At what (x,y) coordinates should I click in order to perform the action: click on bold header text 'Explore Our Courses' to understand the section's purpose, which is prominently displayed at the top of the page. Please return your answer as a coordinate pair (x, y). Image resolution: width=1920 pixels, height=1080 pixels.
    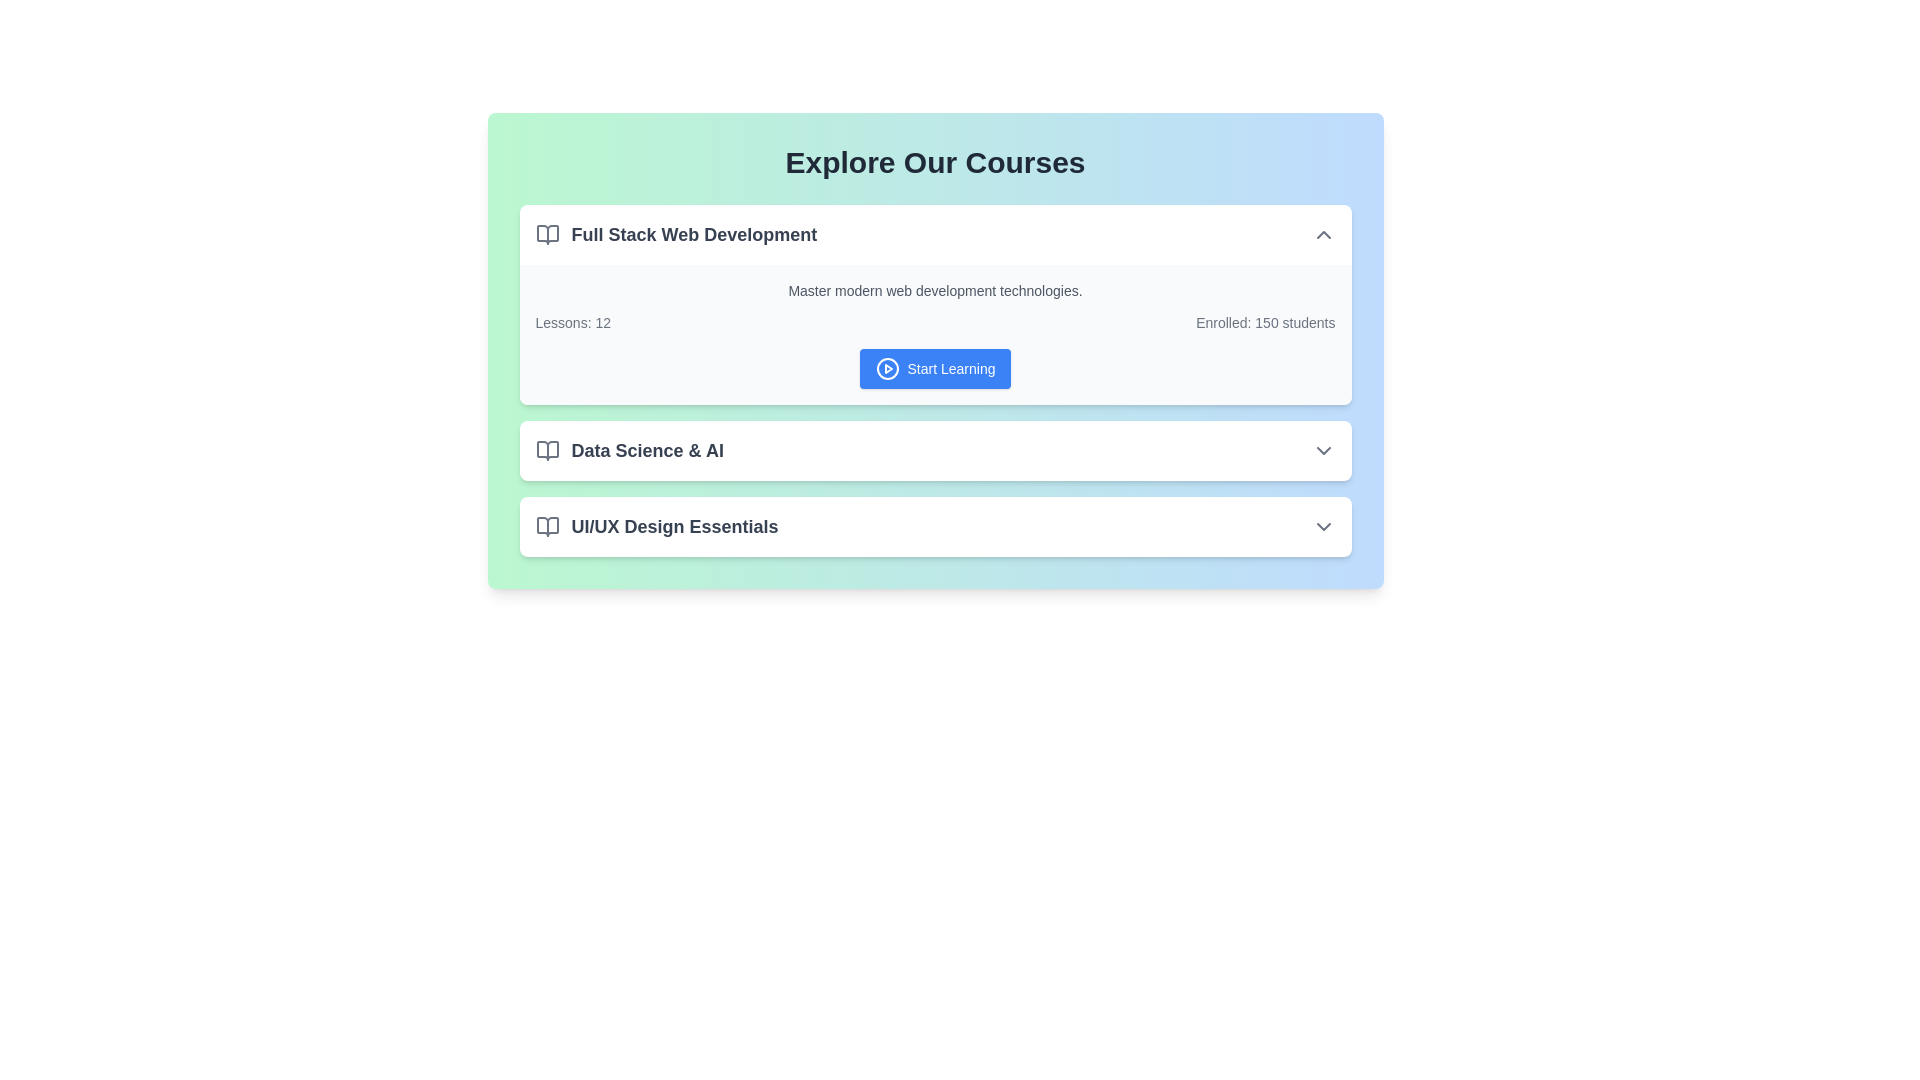
    Looking at the image, I should click on (934, 161).